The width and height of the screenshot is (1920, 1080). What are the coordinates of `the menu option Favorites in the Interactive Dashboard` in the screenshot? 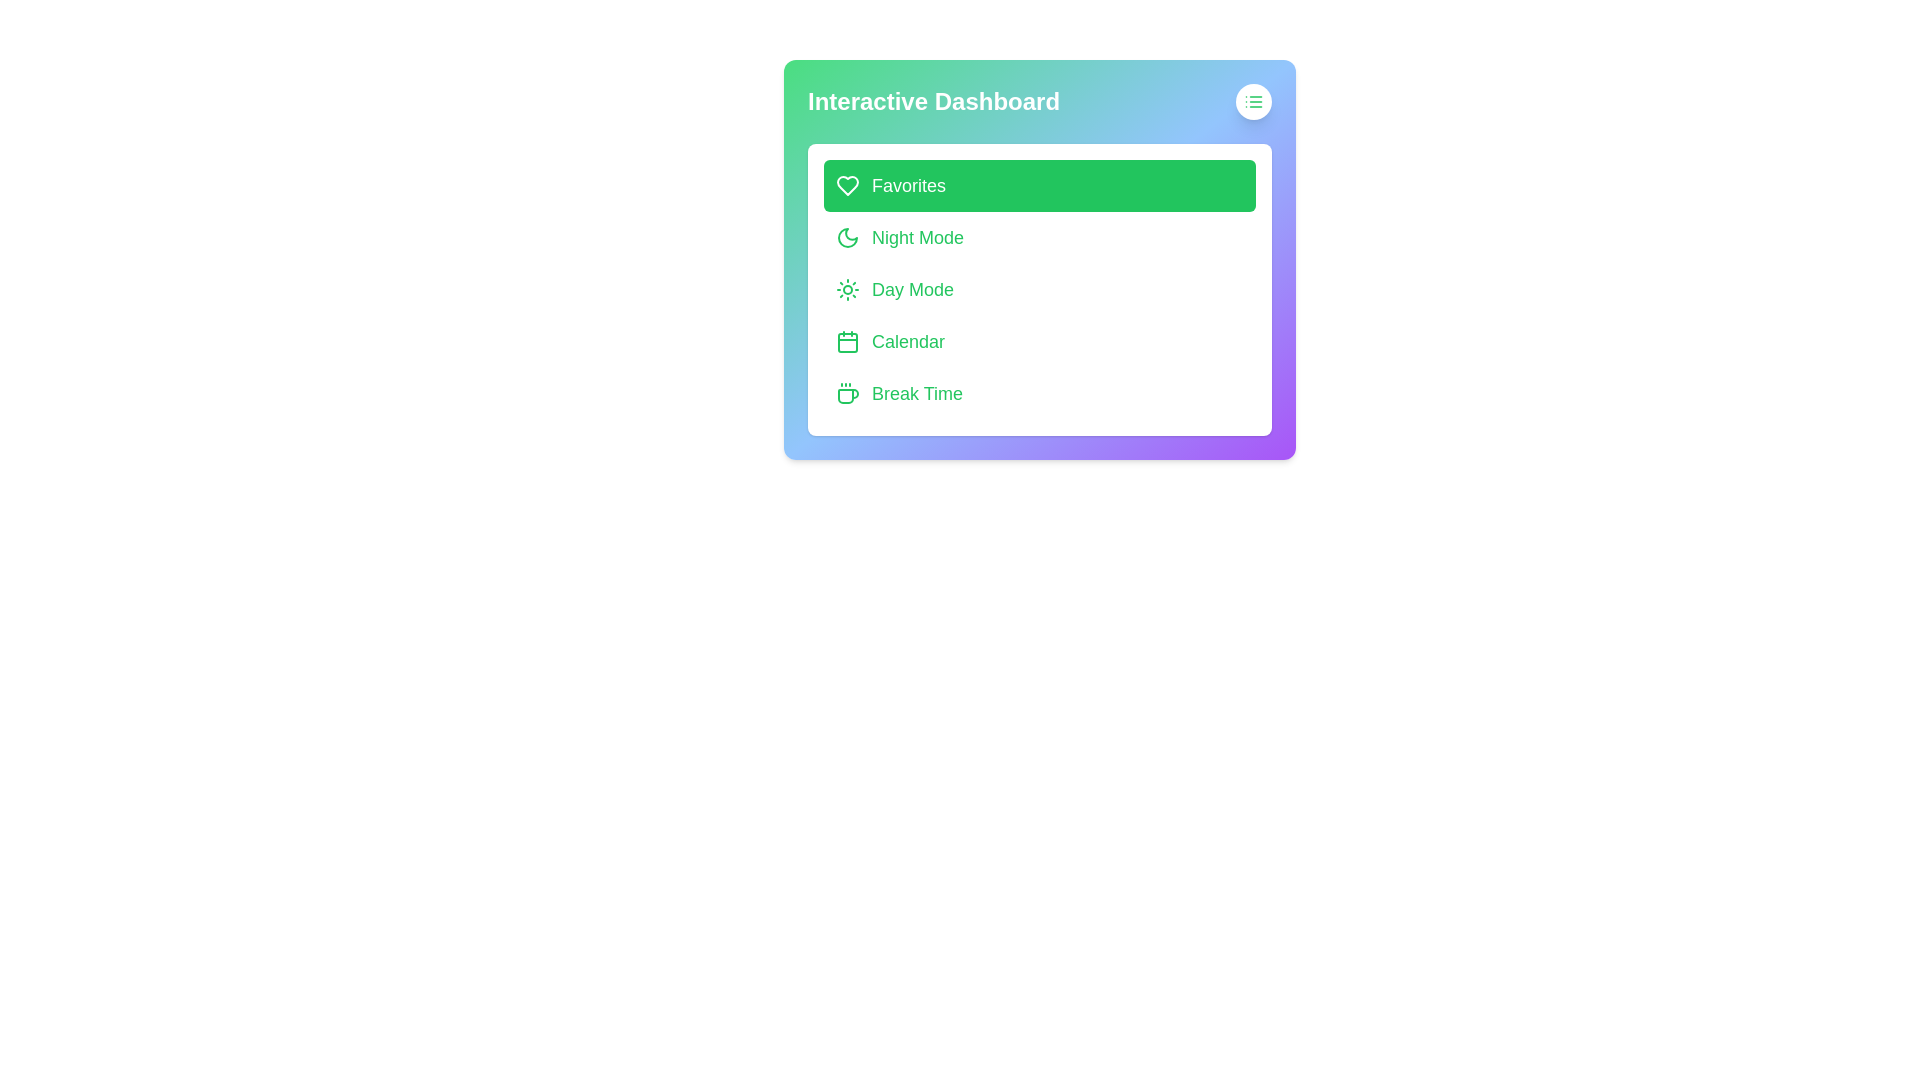 It's located at (1040, 185).